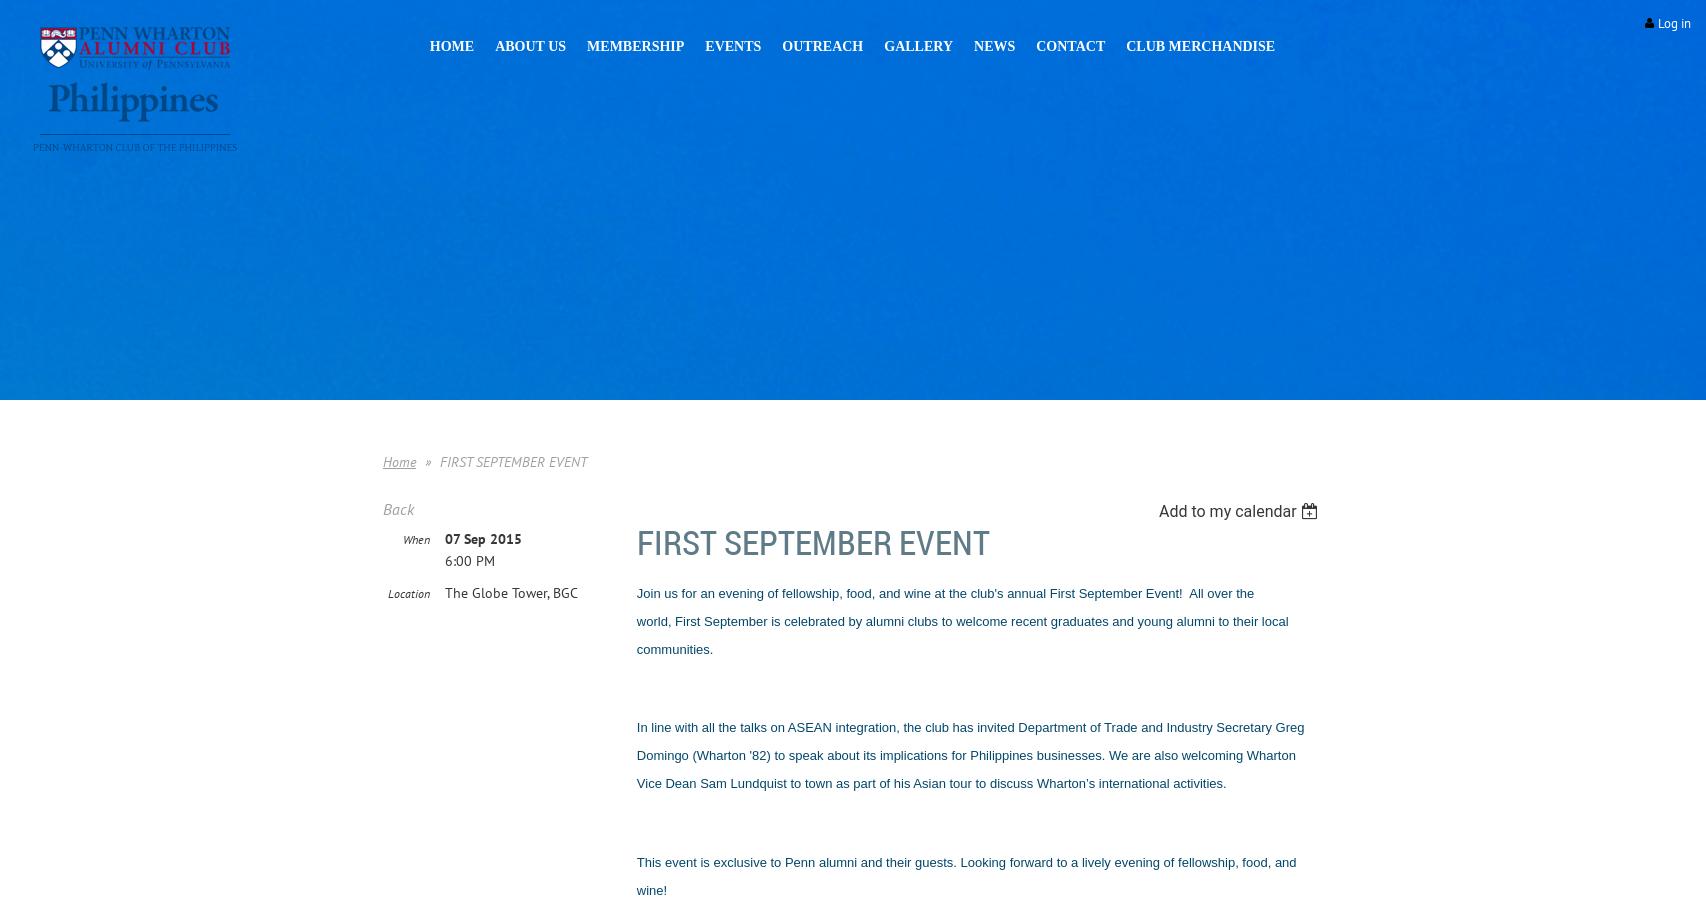 This screenshot has height=923, width=1706. What do you see at coordinates (1657, 23) in the screenshot?
I see `'Log in'` at bounding box center [1657, 23].